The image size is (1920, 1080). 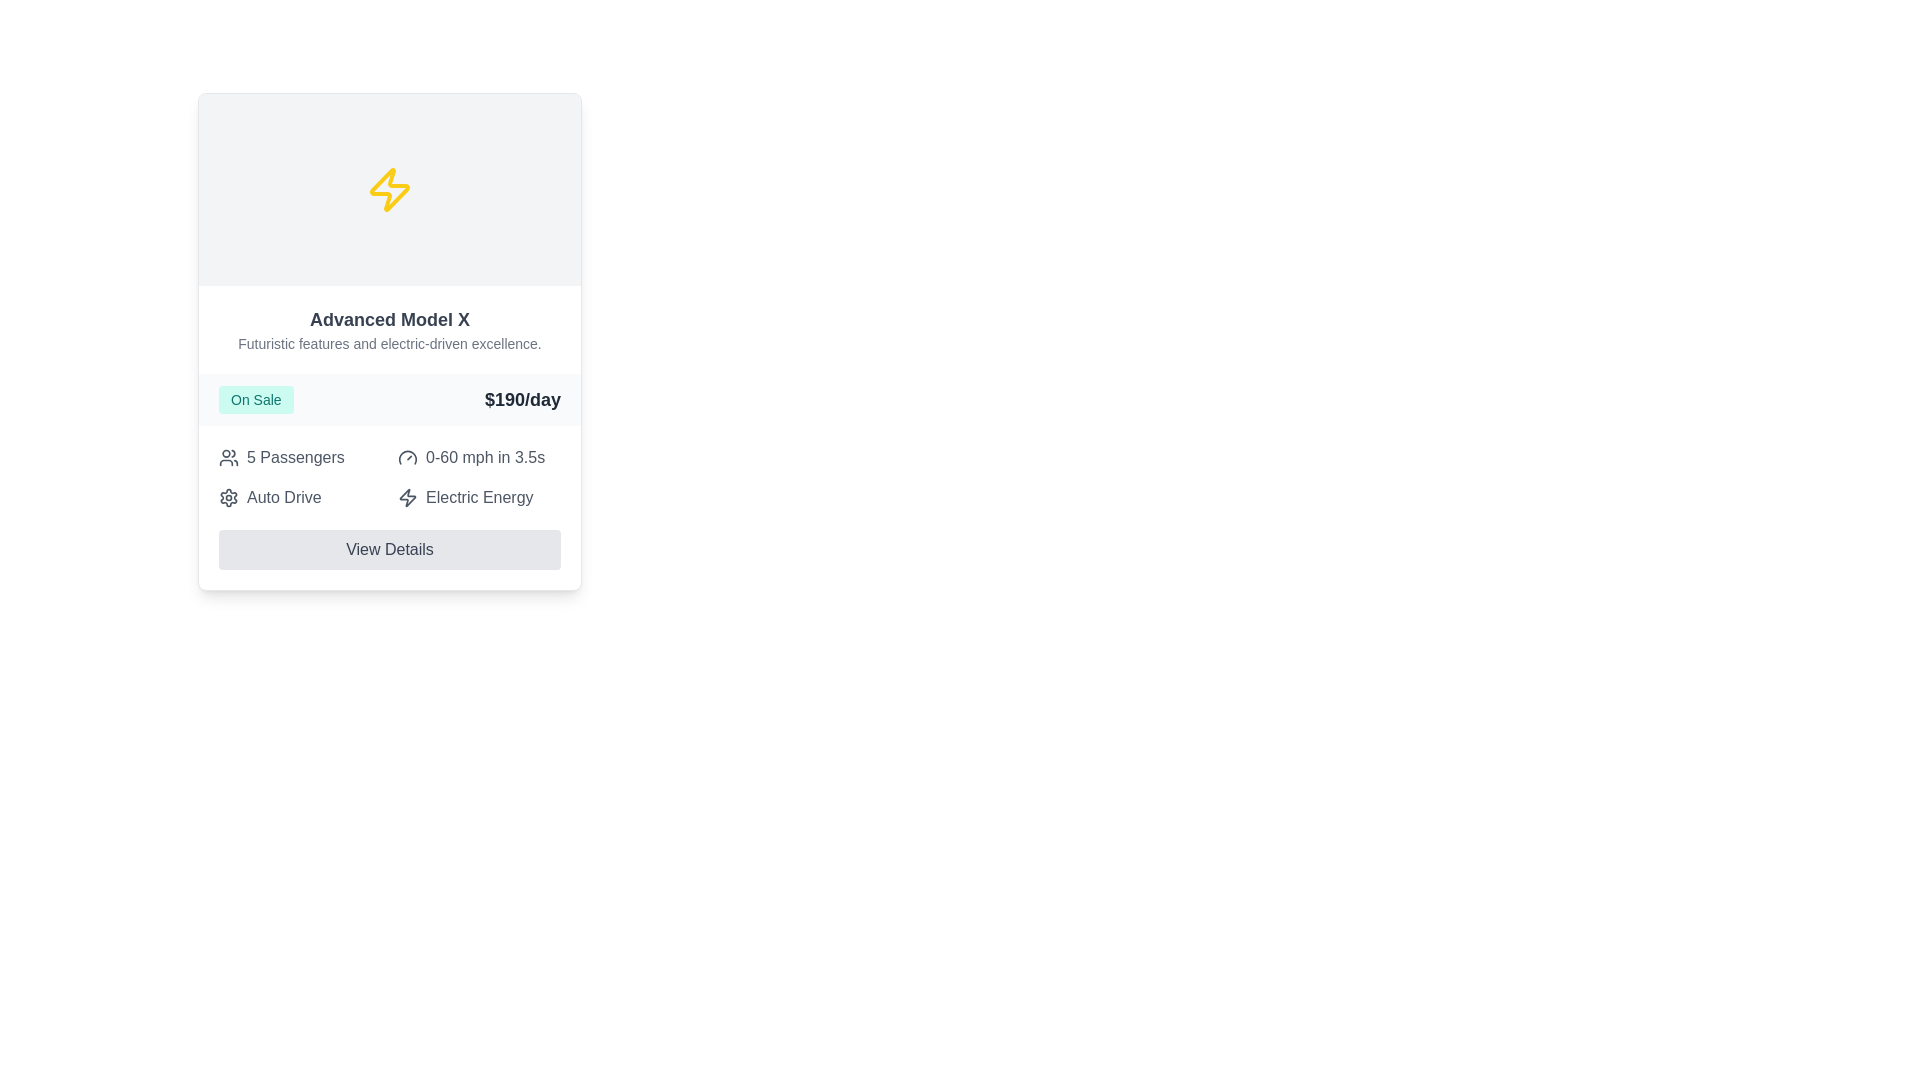 What do you see at coordinates (478, 458) in the screenshot?
I see `the Text with Icon that displays the performance specification of the product, located in the right column below '5 Passengers' and above 'Auto Drive'` at bounding box center [478, 458].